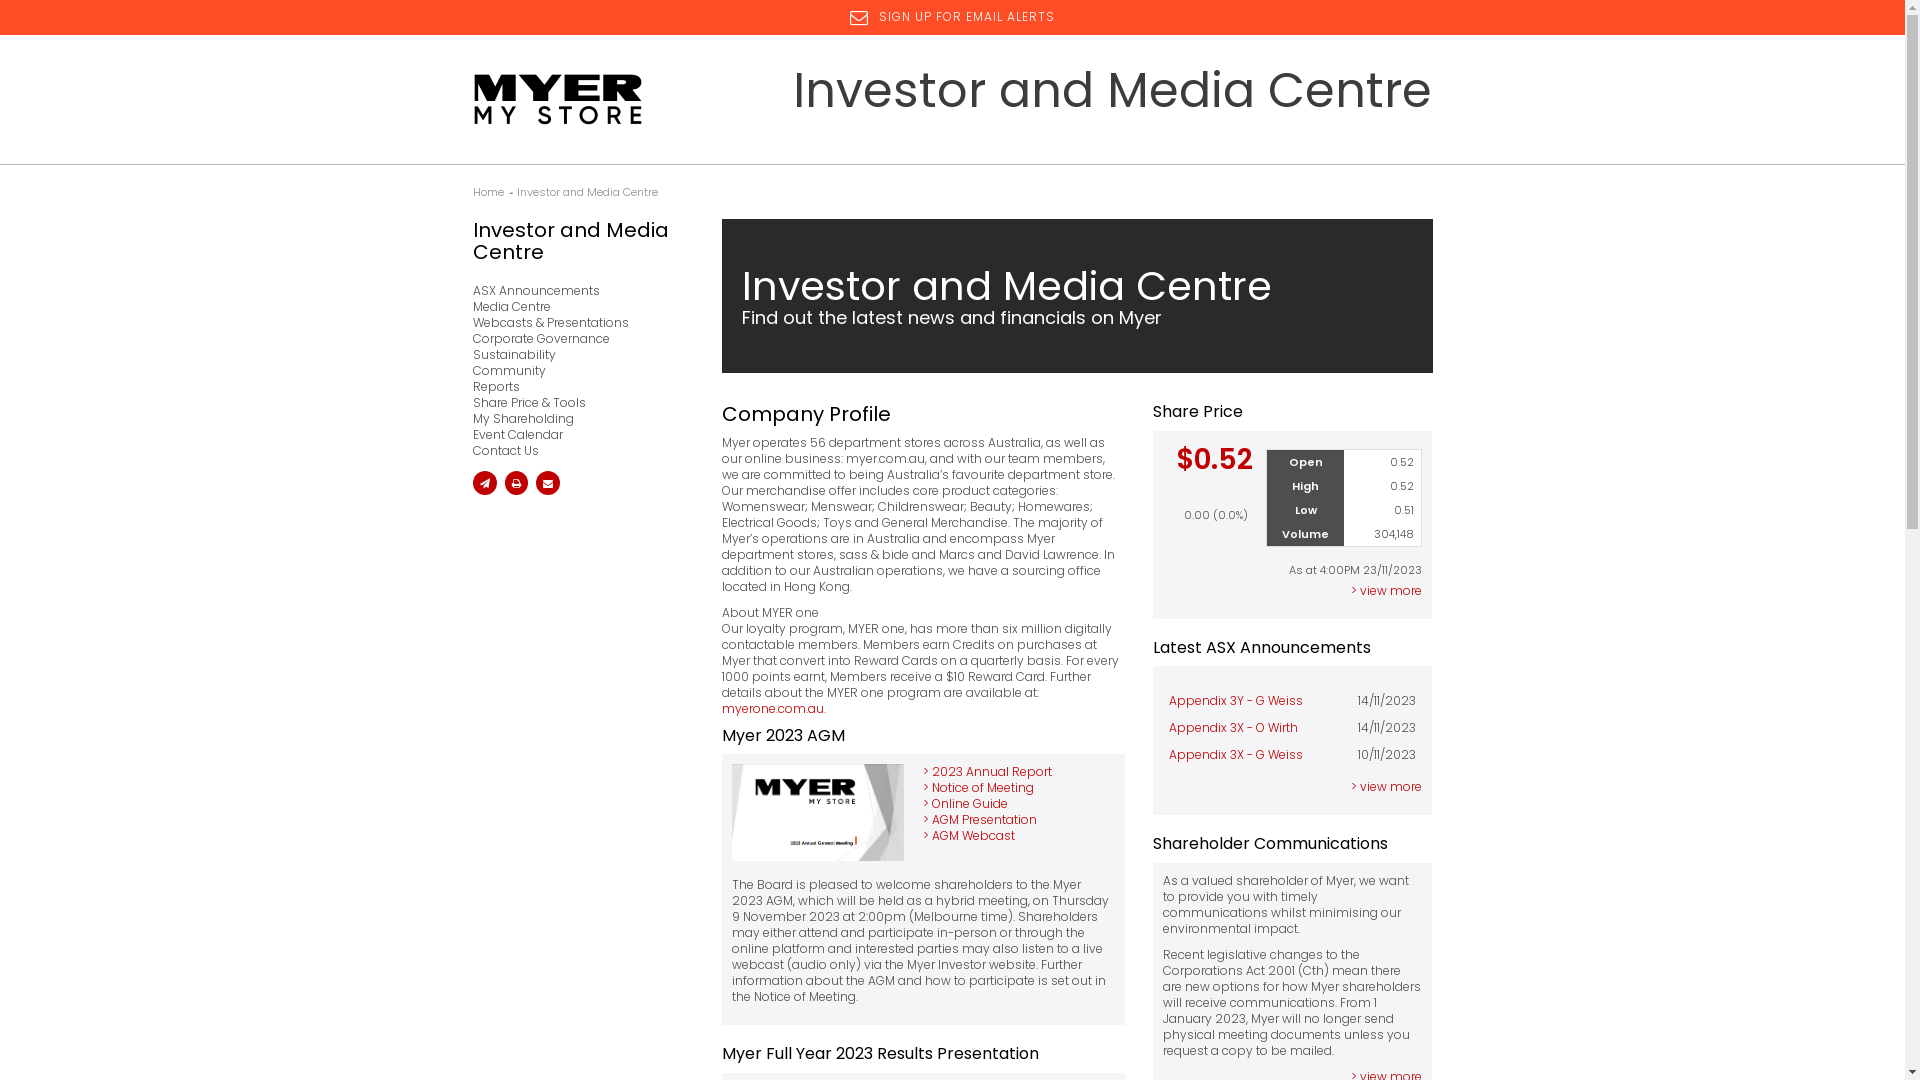 This screenshot has height=1080, width=1920. What do you see at coordinates (576, 290) in the screenshot?
I see `'ASX Announcements'` at bounding box center [576, 290].